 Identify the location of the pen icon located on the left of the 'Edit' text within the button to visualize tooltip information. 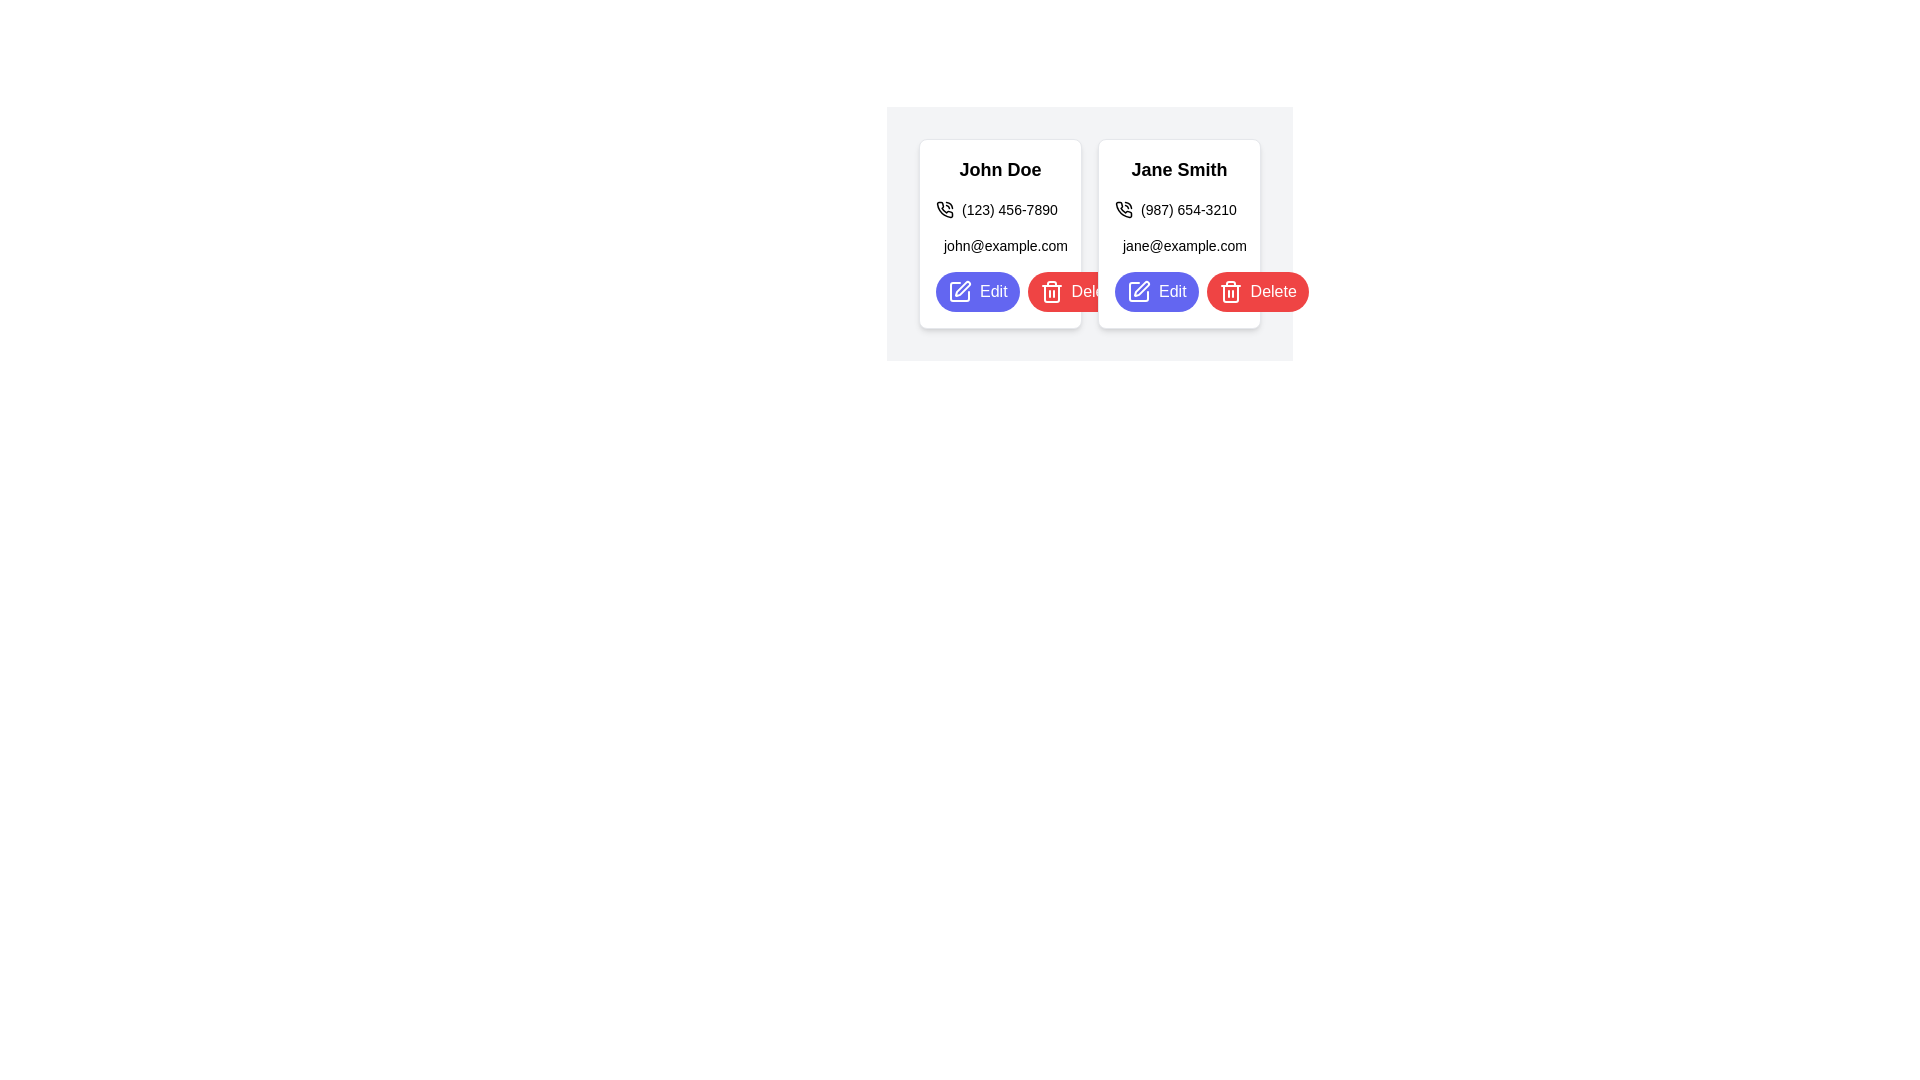
(1138, 292).